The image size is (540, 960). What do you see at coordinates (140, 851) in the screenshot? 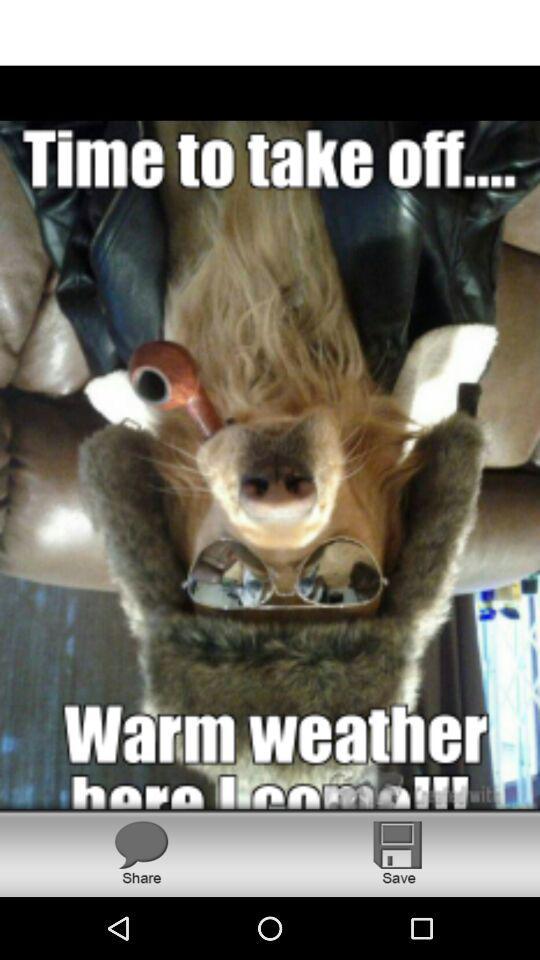
I see `item at the bottom left corner` at bounding box center [140, 851].